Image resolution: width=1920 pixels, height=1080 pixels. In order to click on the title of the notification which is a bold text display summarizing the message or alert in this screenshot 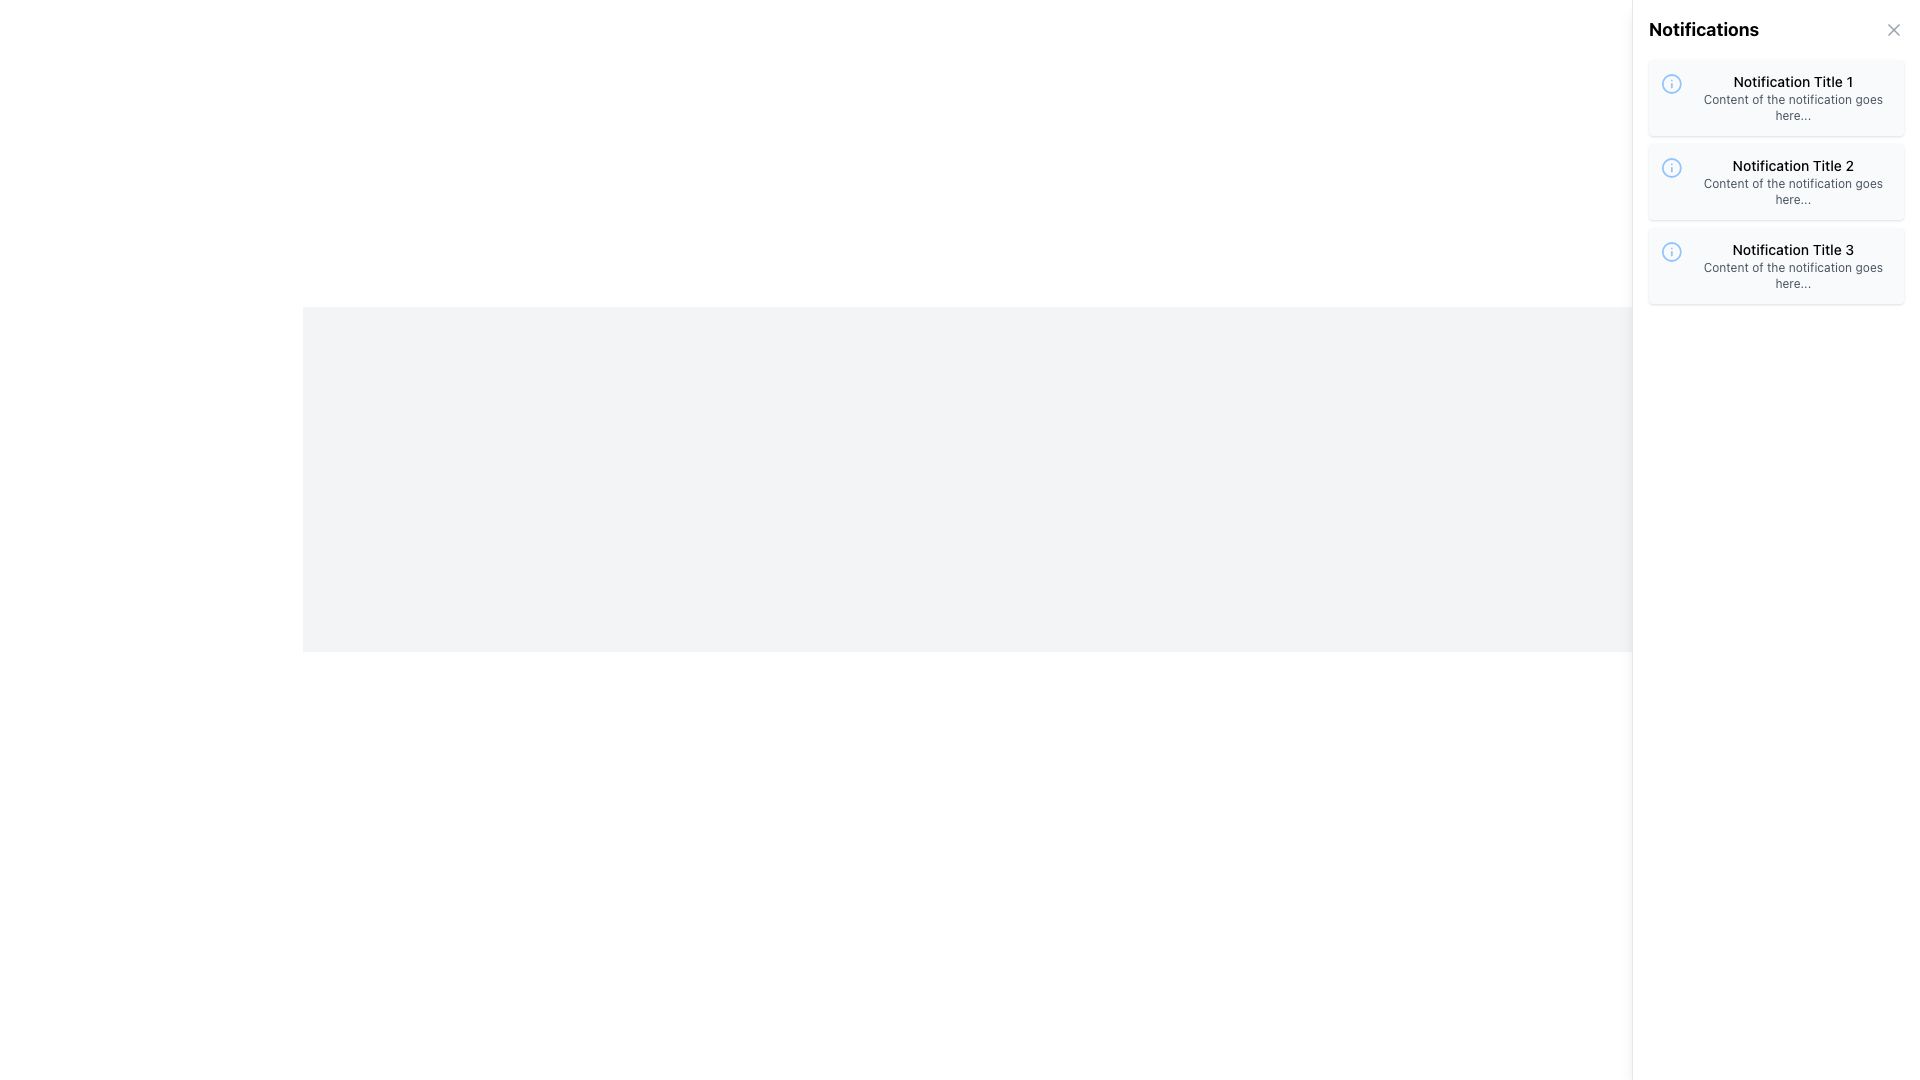, I will do `click(1793, 249)`.